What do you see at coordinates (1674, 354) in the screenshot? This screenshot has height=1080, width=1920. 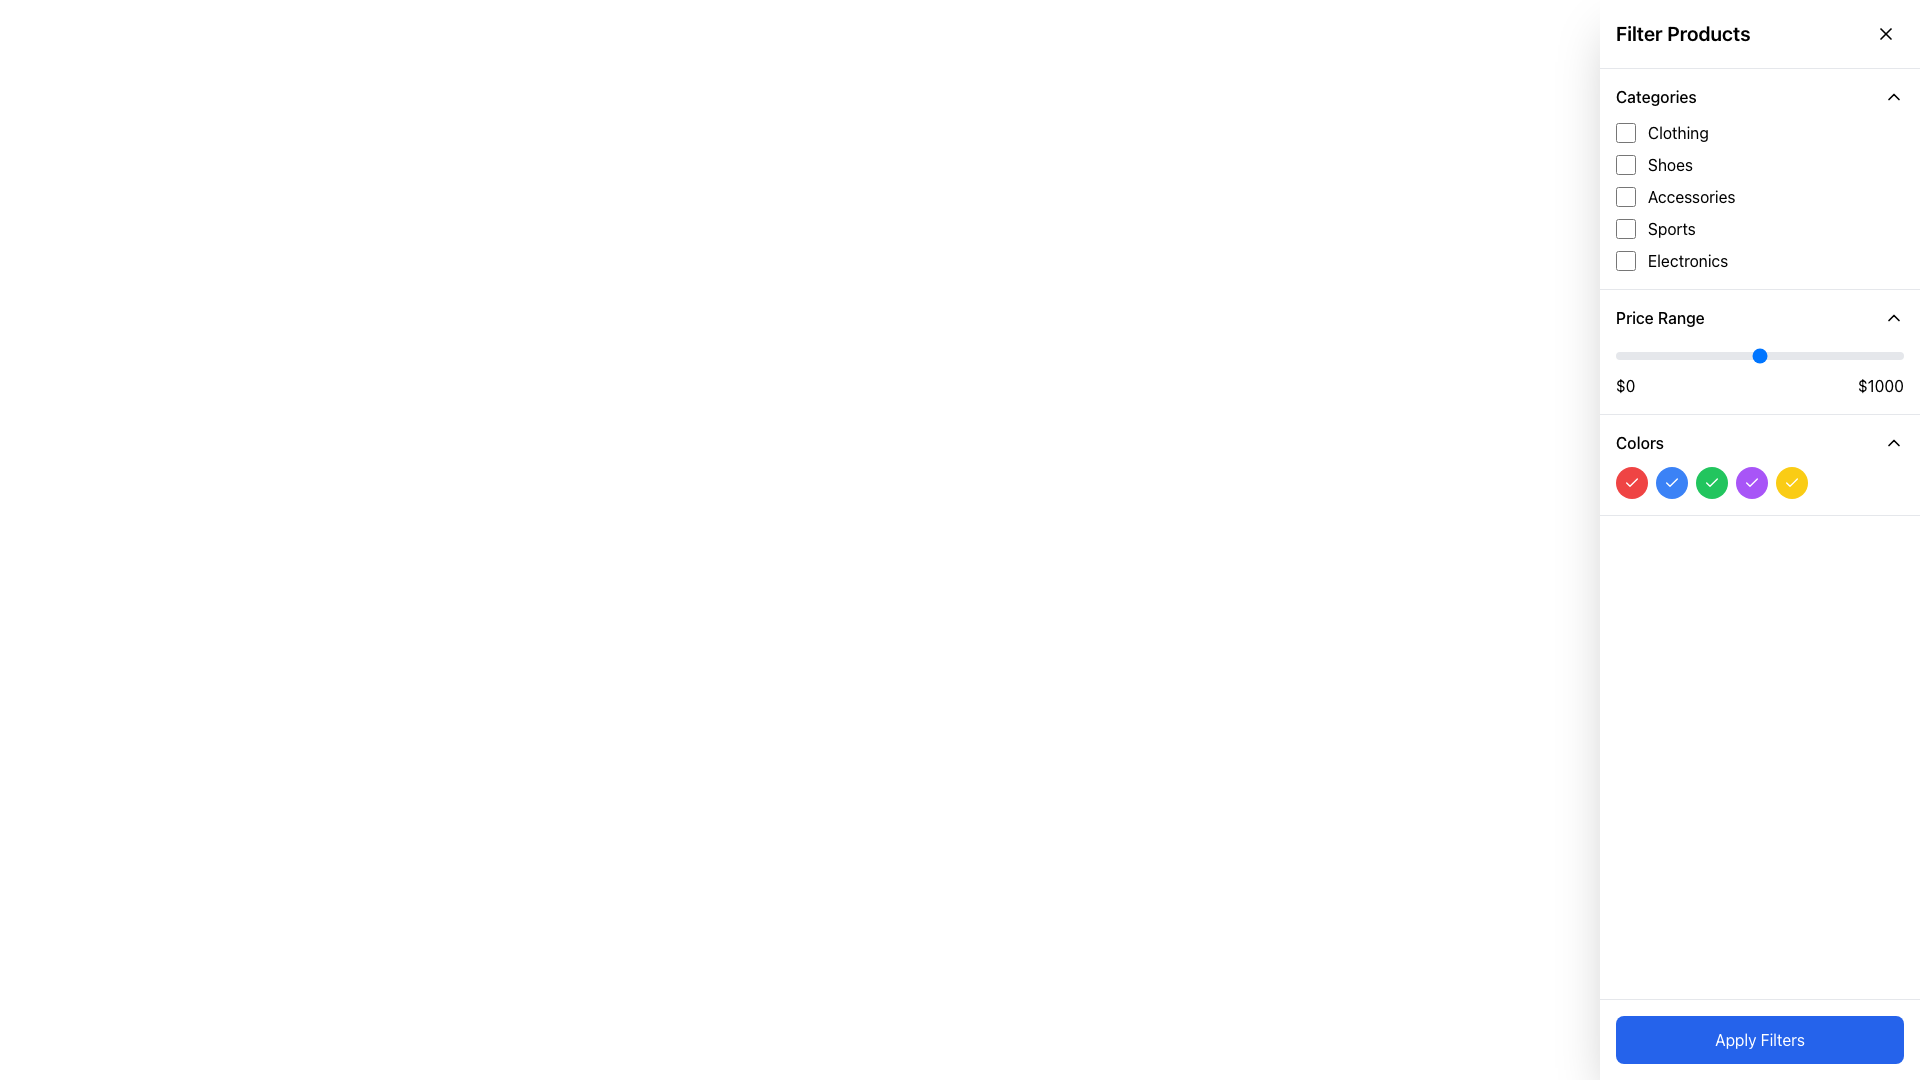 I see `the price range slider` at bounding box center [1674, 354].